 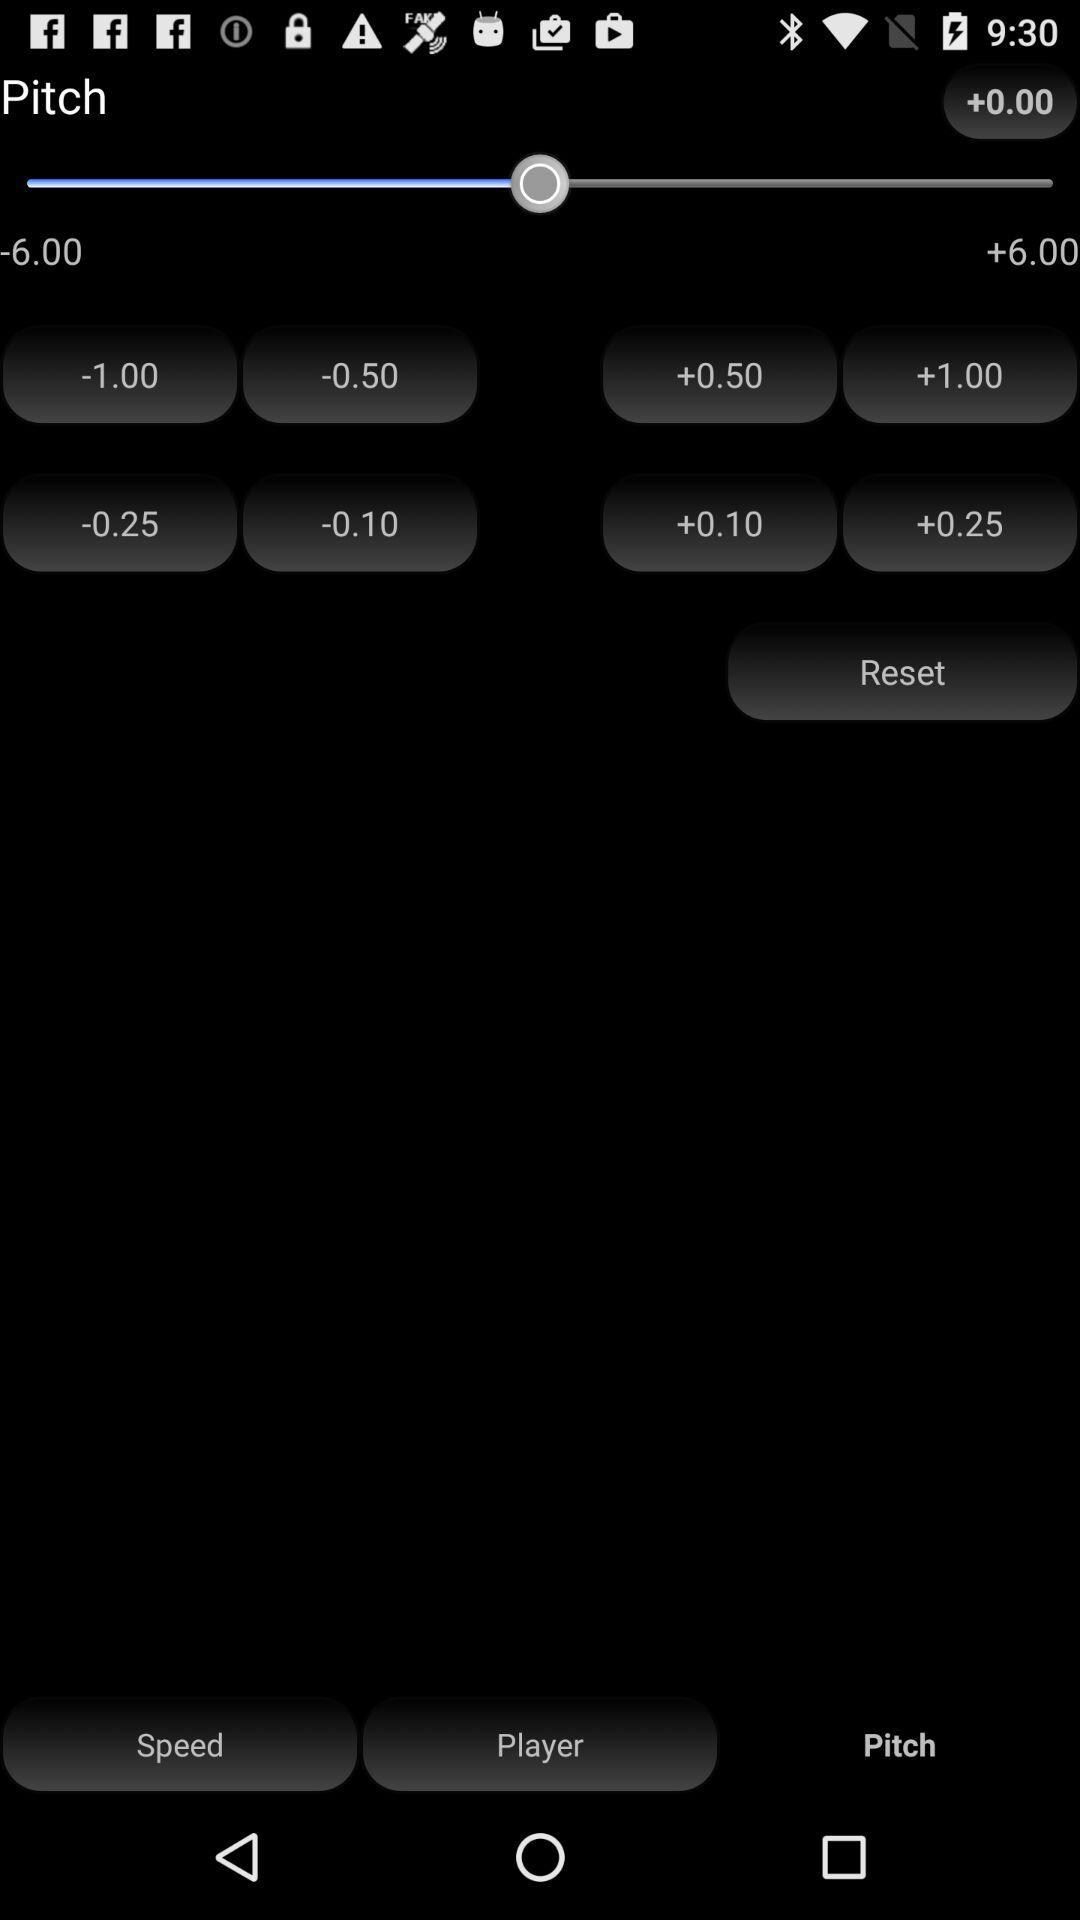 I want to click on button below the +0.10 icon, so click(x=902, y=672).